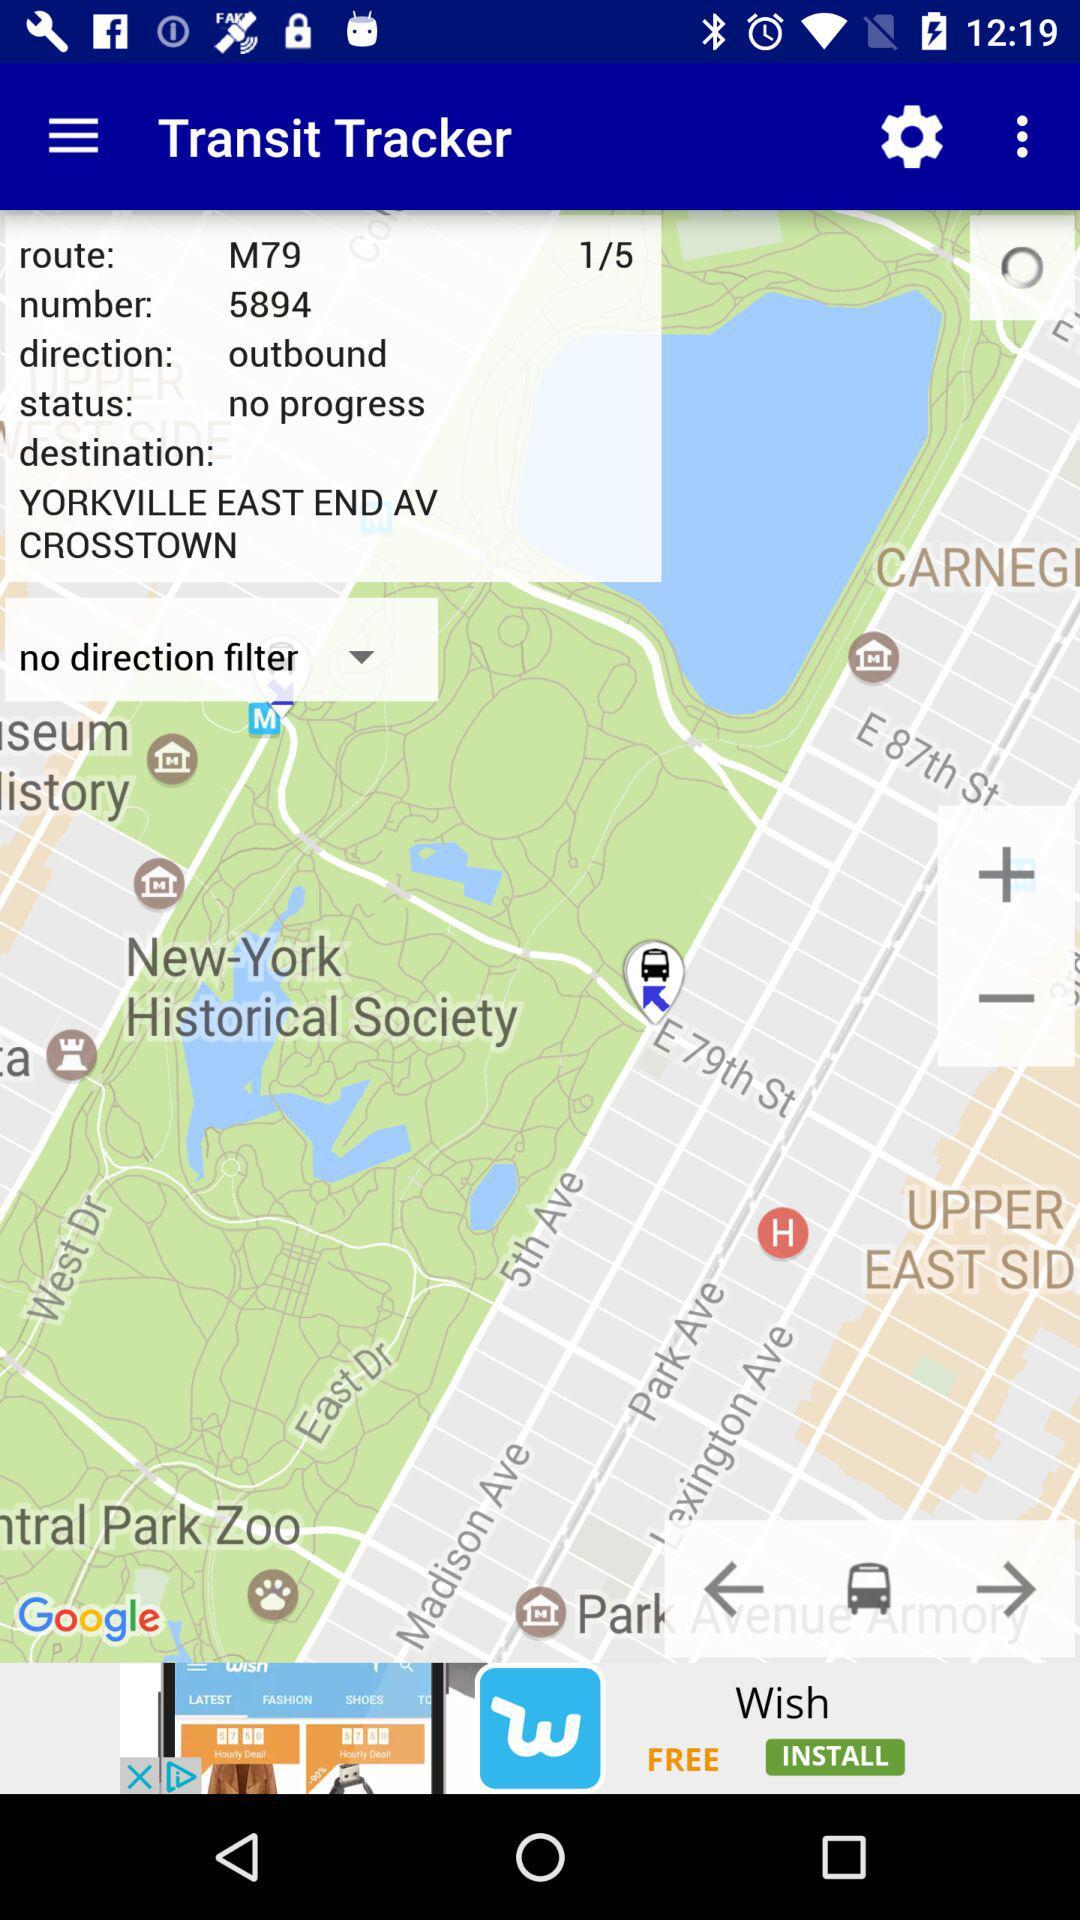 The height and width of the screenshot is (1920, 1080). Describe the element at coordinates (1006, 874) in the screenshot. I see `resize option` at that location.